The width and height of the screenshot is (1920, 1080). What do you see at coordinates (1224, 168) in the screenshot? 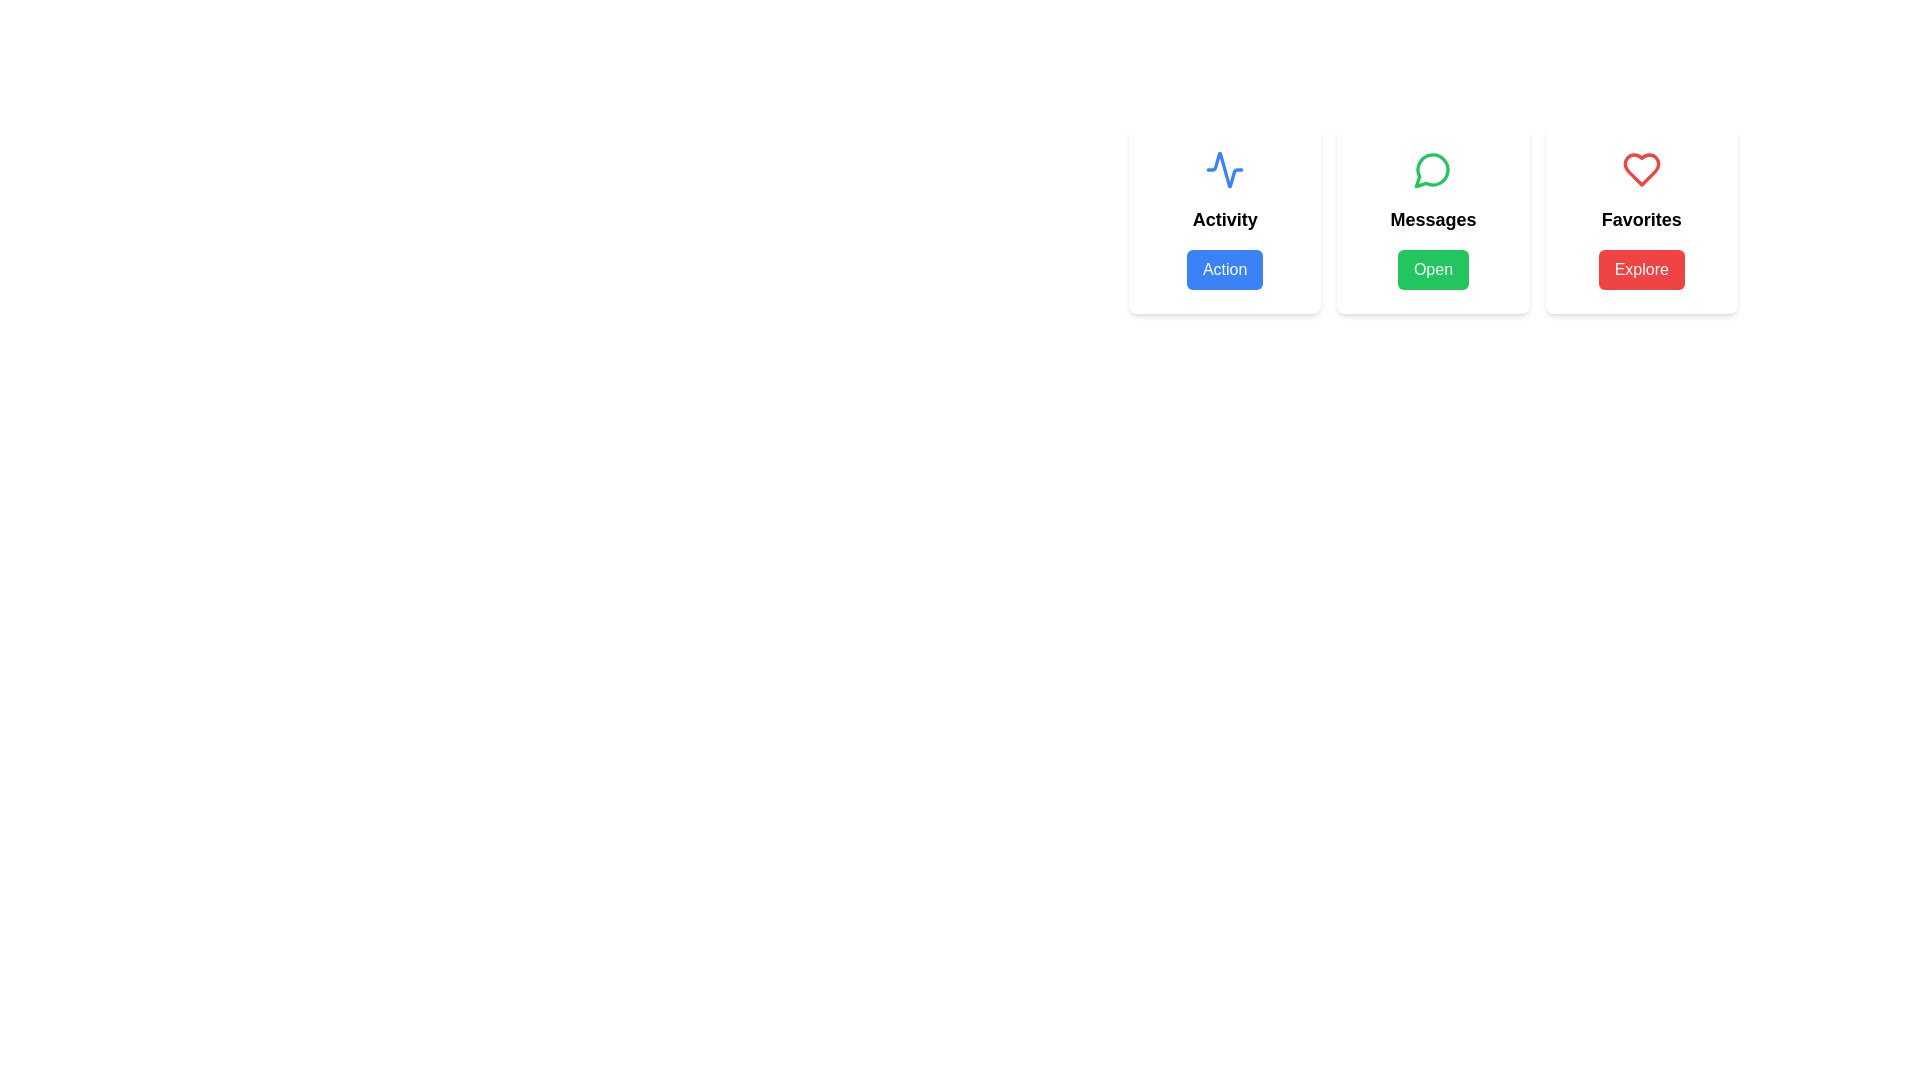
I see `the 'Activity' icon located at the top-center of the 'Activity' card` at bounding box center [1224, 168].